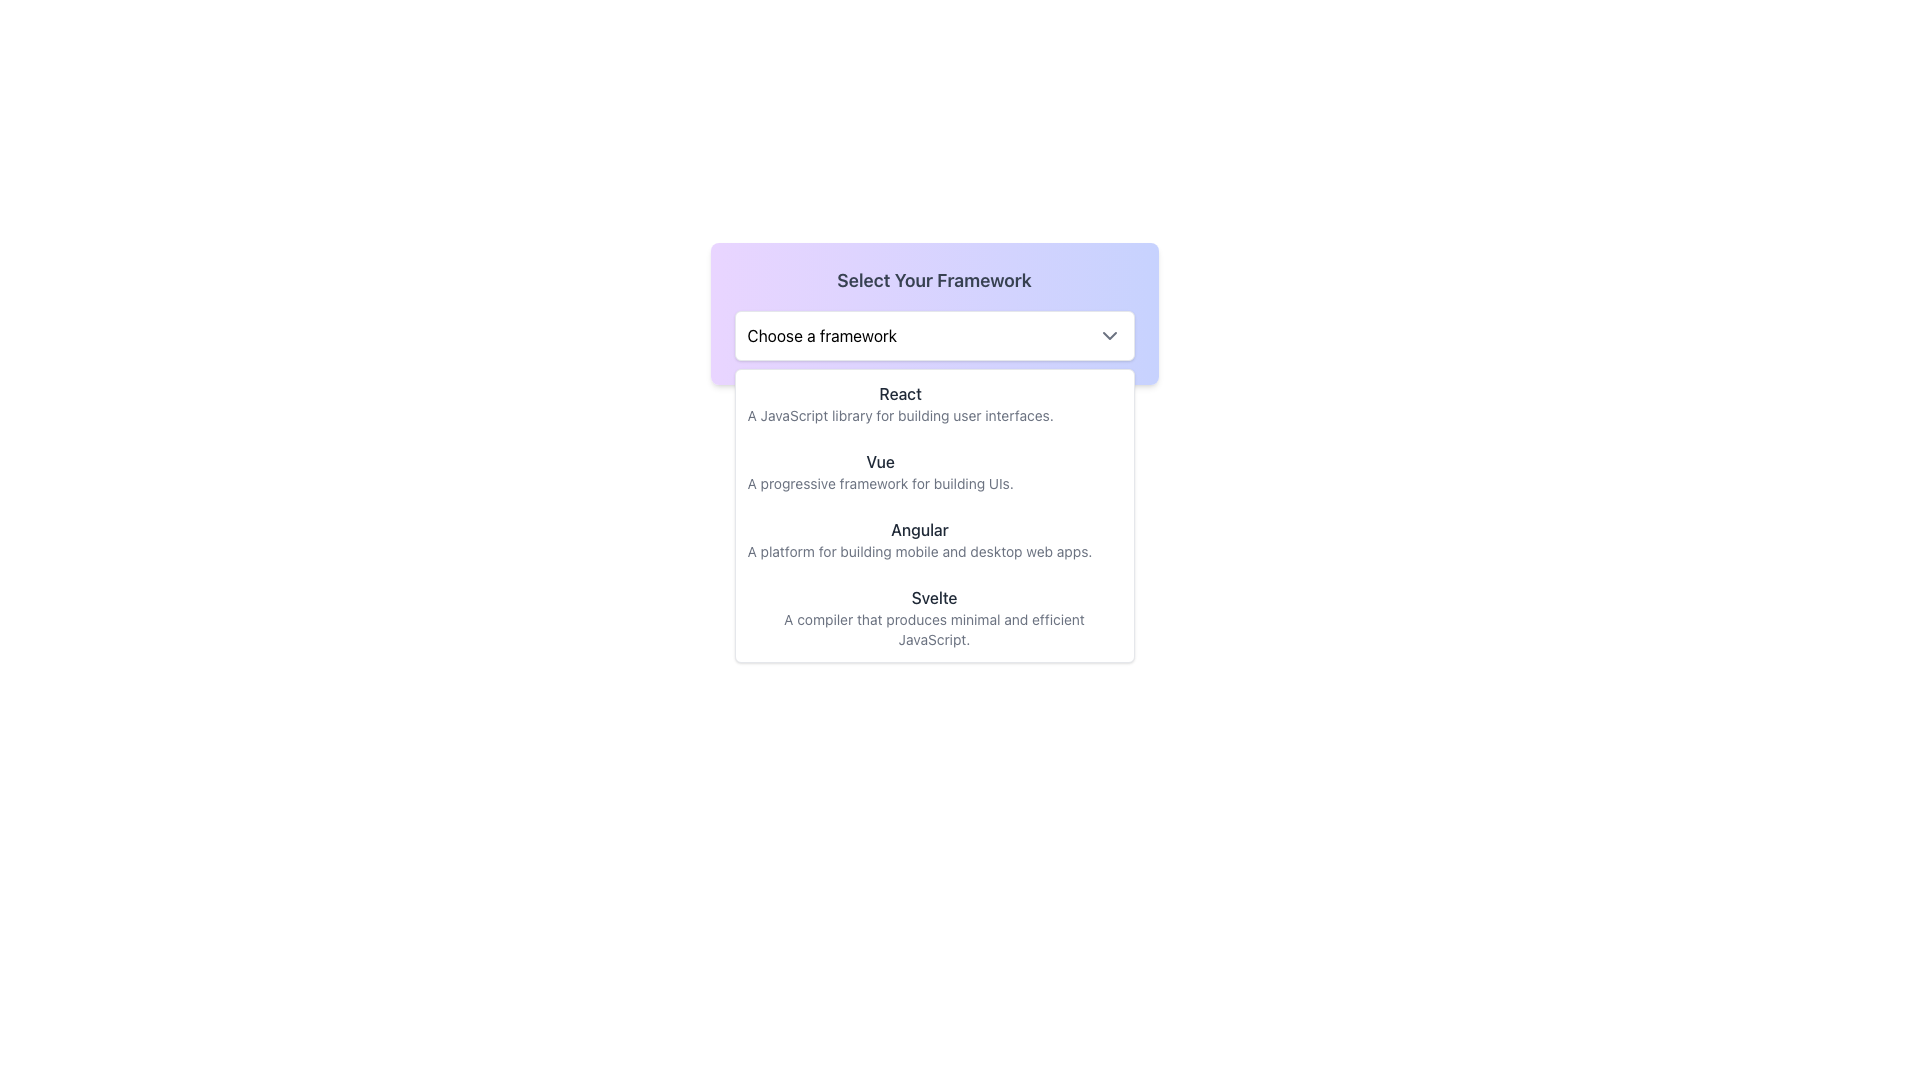 This screenshot has width=1920, height=1080. I want to click on the third option in the dropdown menu labeled 'Choose a framework', so click(933, 515).